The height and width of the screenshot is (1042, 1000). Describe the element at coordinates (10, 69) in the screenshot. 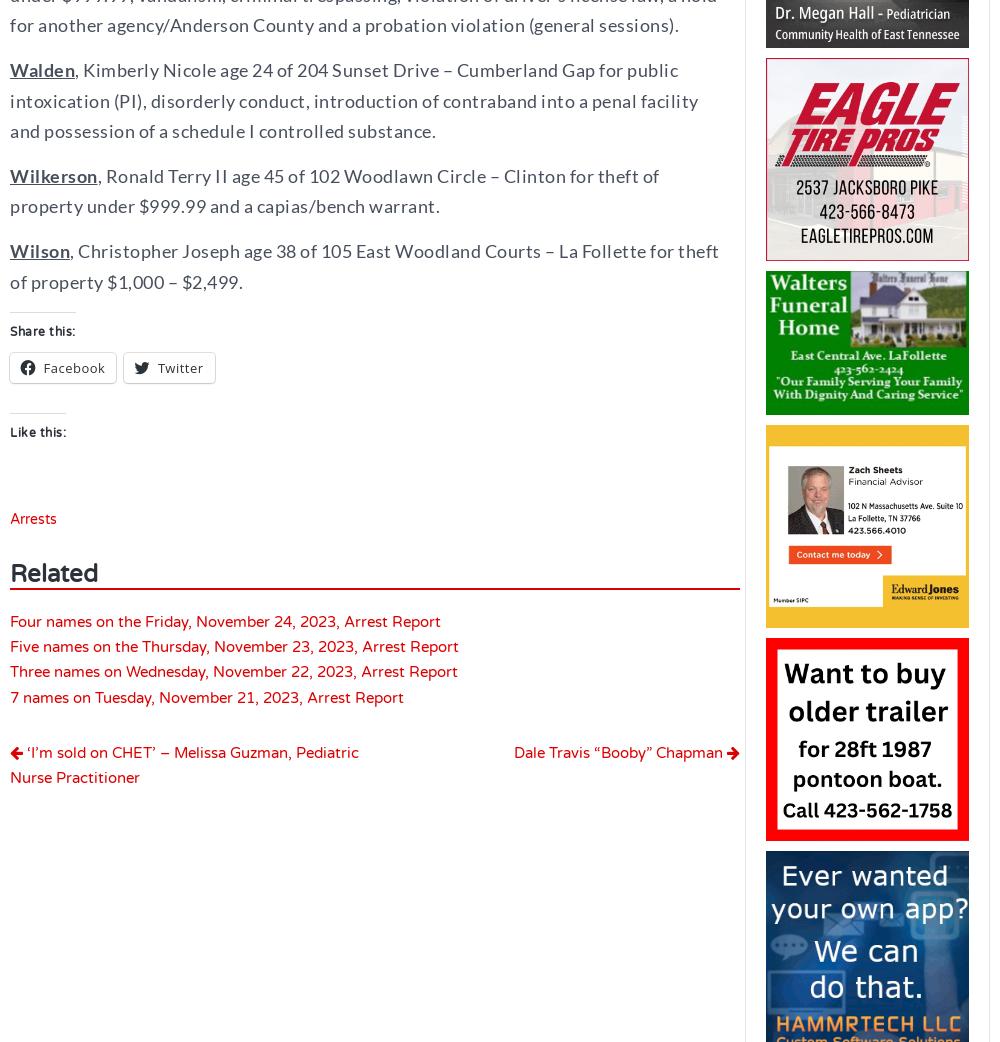

I see `'Walden'` at that location.